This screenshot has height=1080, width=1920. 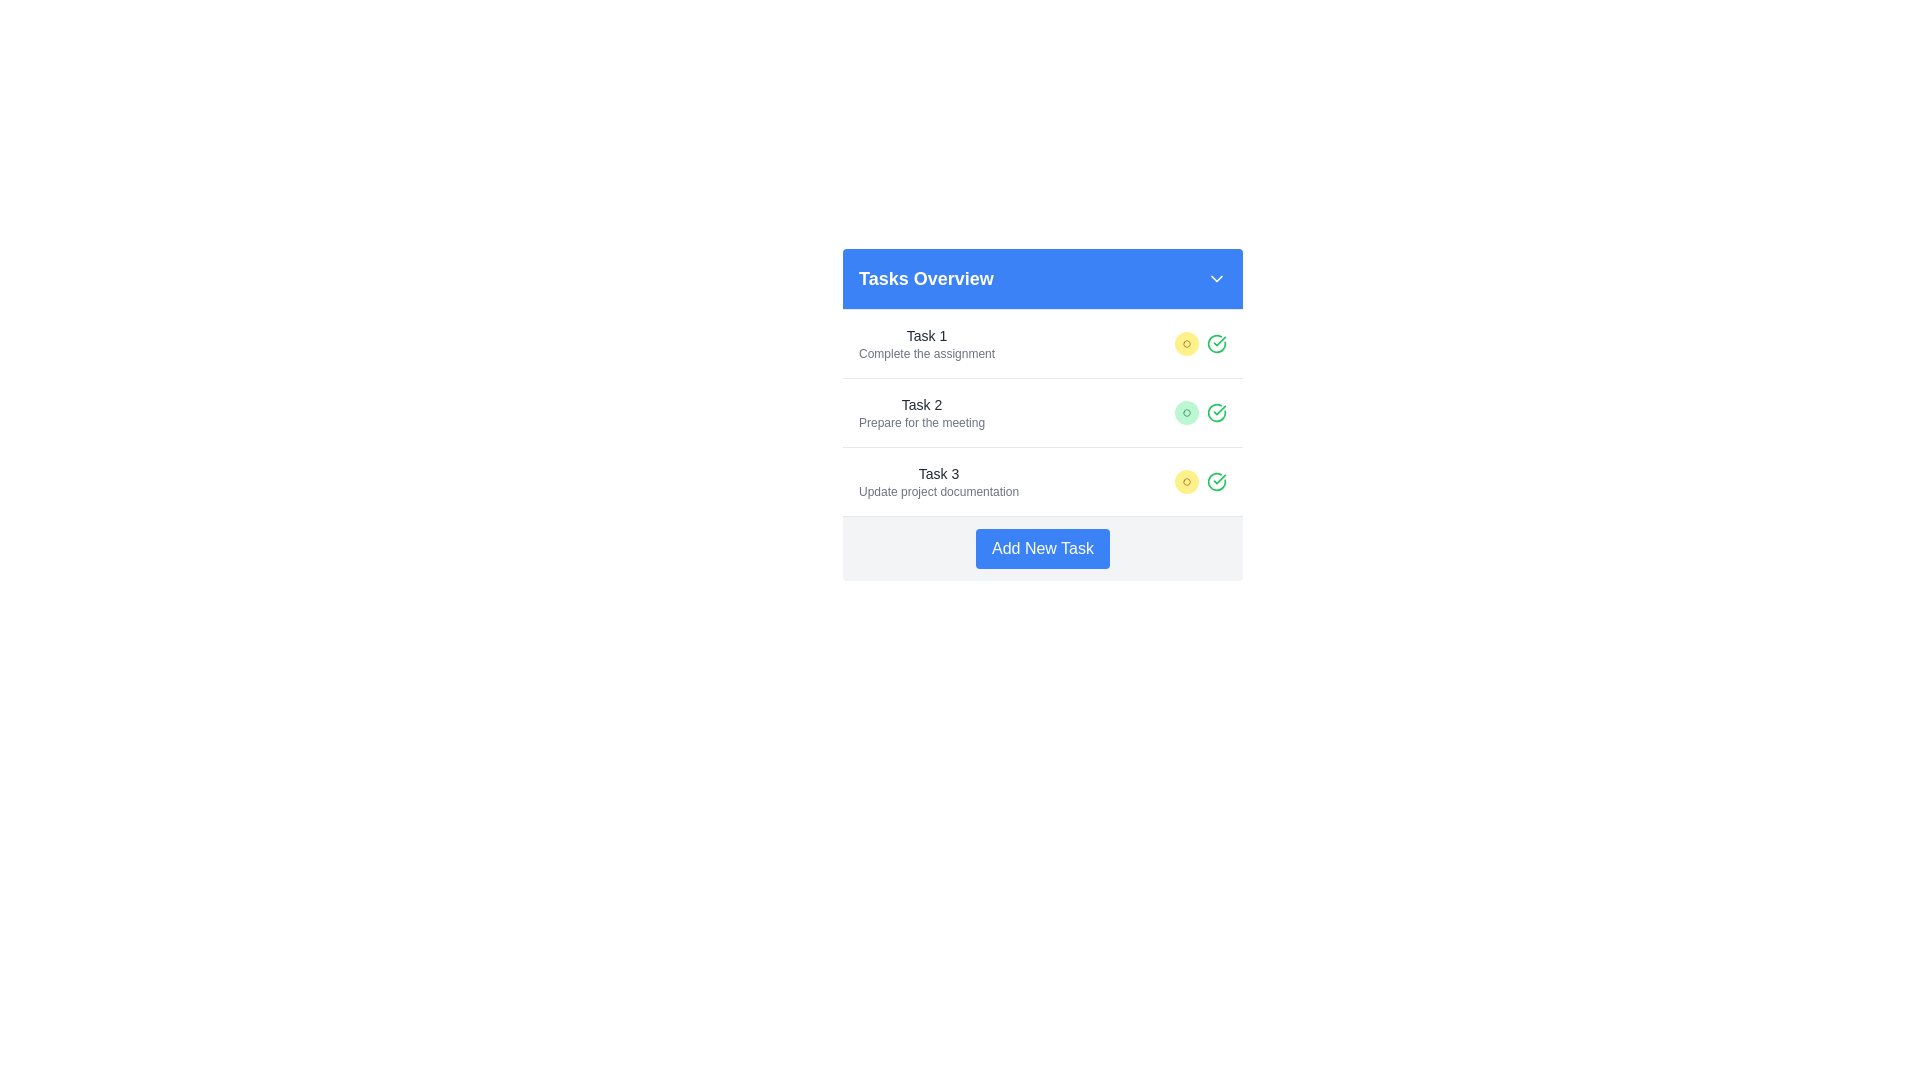 I want to click on the circular green icon with a checkmark, indicating a successful state, located at the end of the row for 'Task 2: Prepare for the meeting', so click(x=1216, y=482).